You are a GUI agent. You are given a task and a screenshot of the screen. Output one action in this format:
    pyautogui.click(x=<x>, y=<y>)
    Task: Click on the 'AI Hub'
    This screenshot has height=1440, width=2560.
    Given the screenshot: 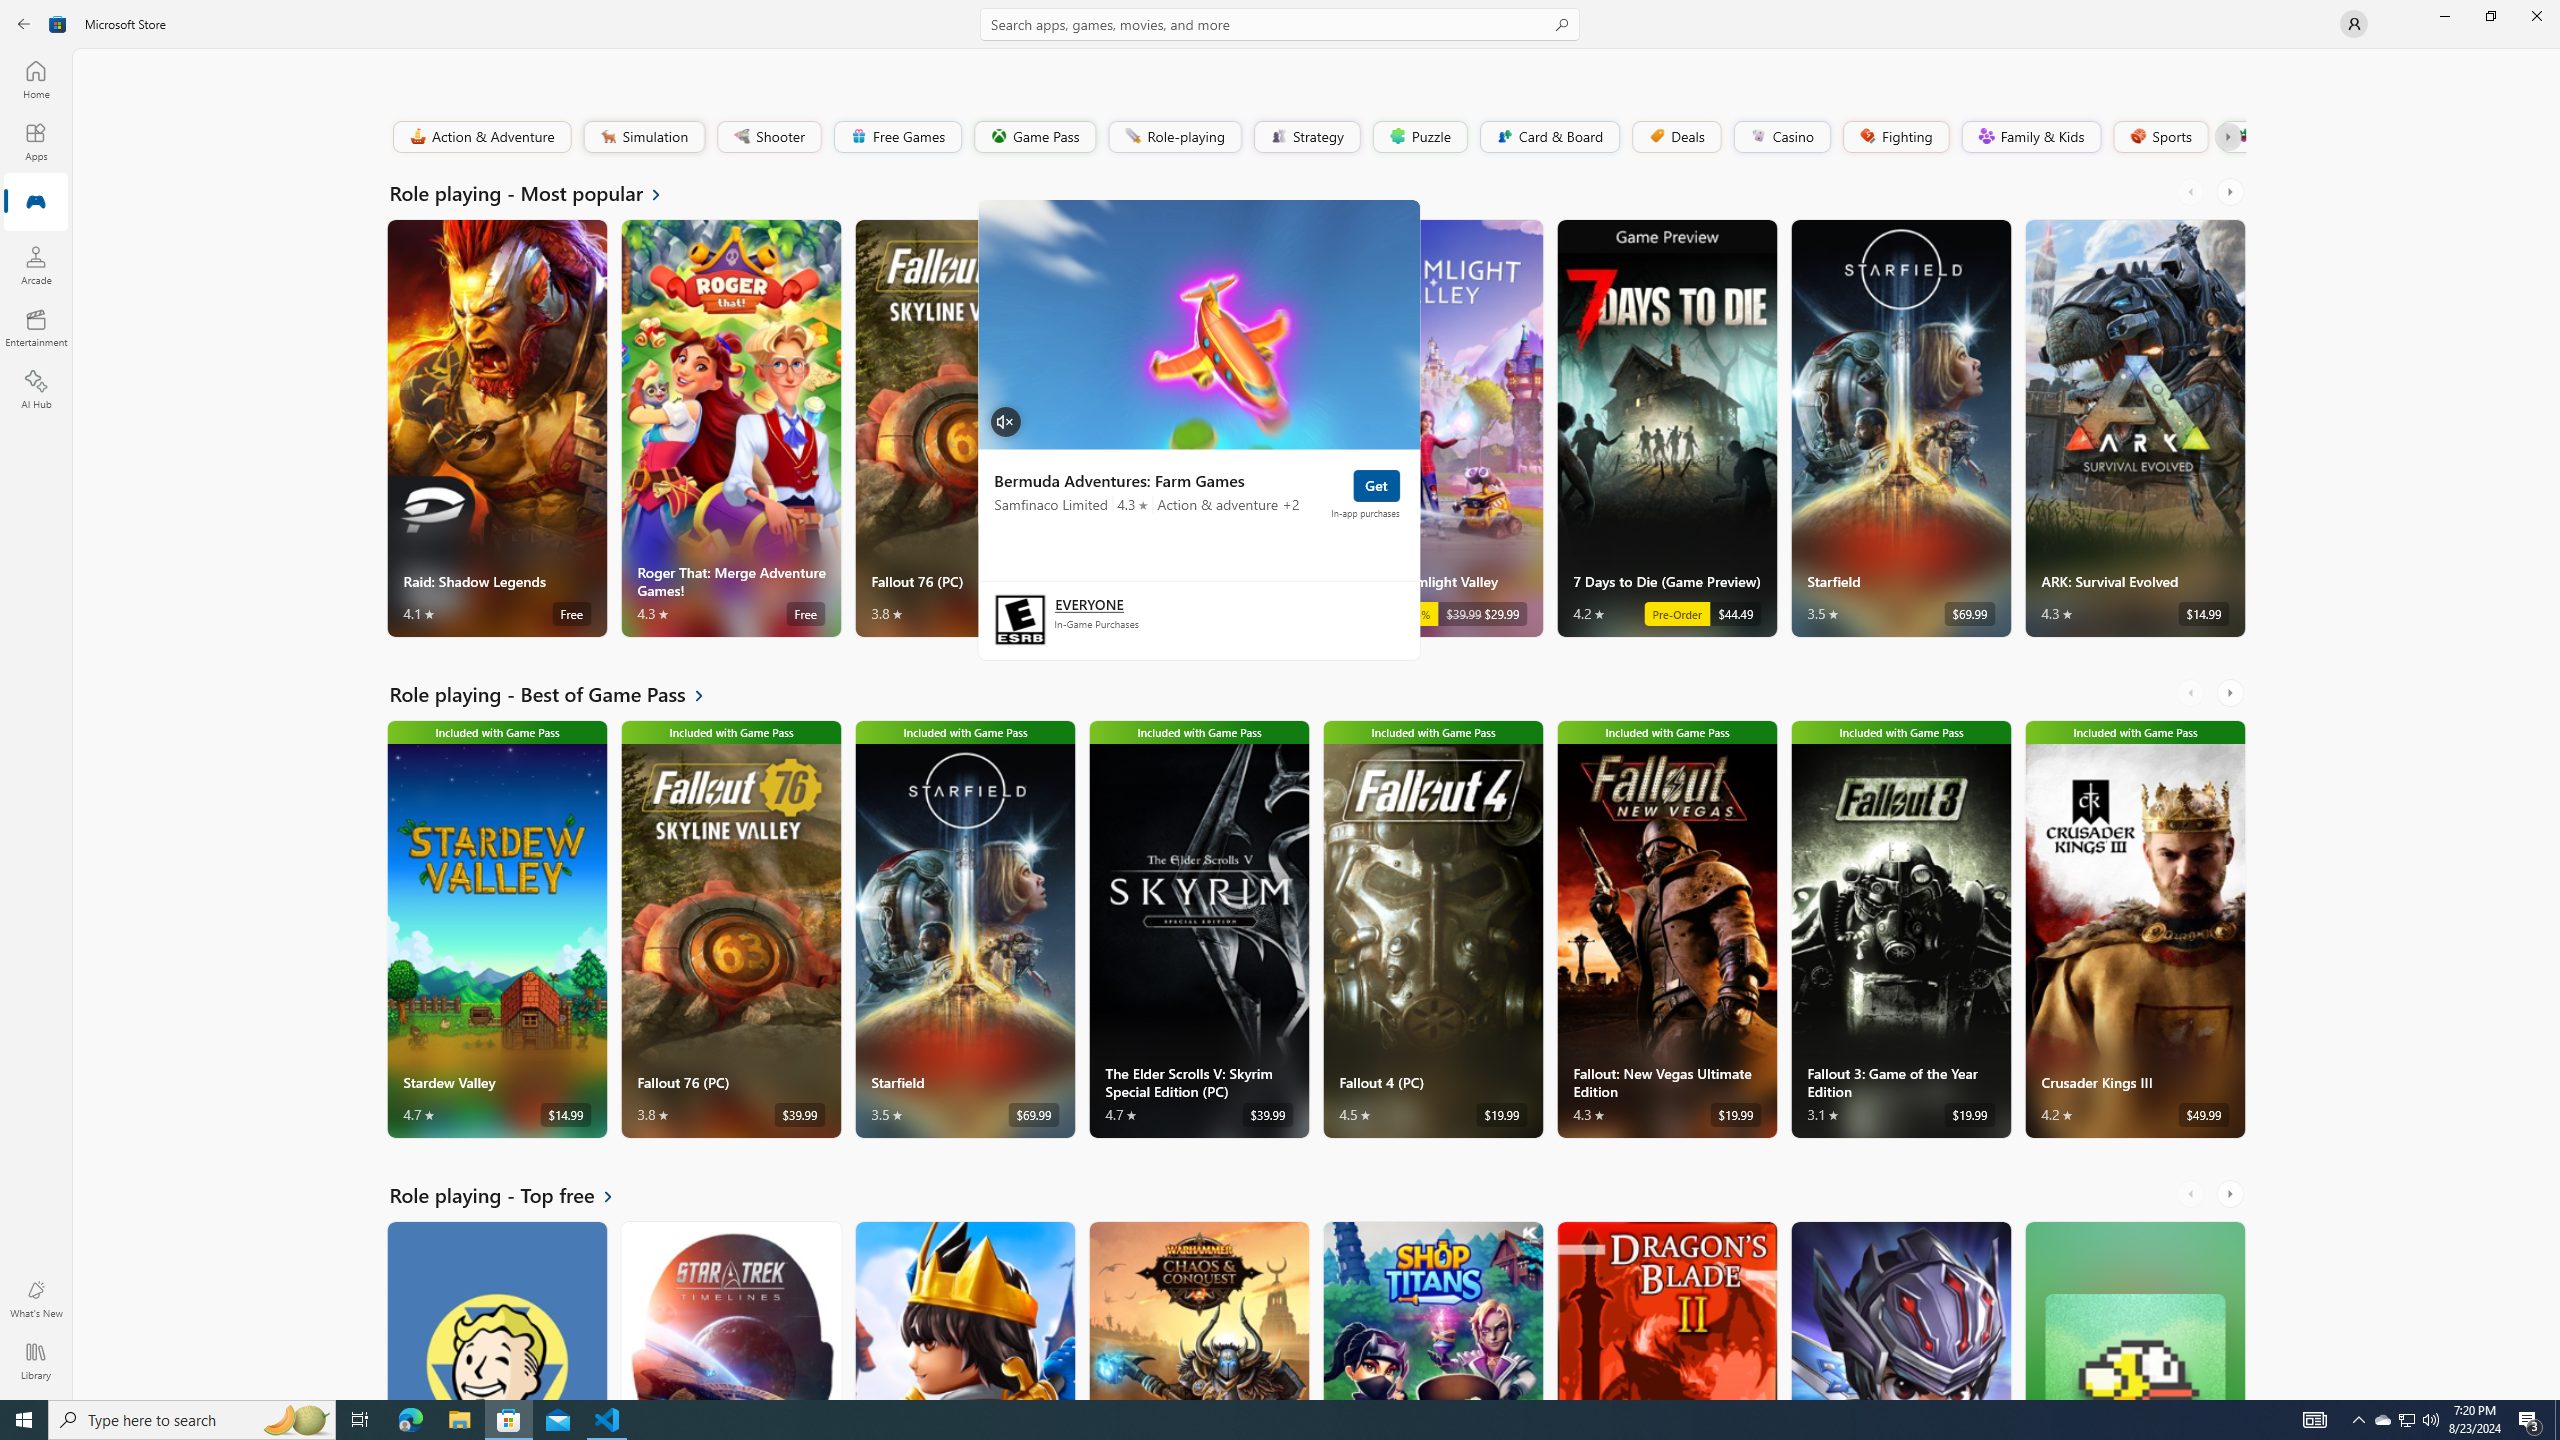 What is the action you would take?
    pyautogui.click(x=34, y=388)
    